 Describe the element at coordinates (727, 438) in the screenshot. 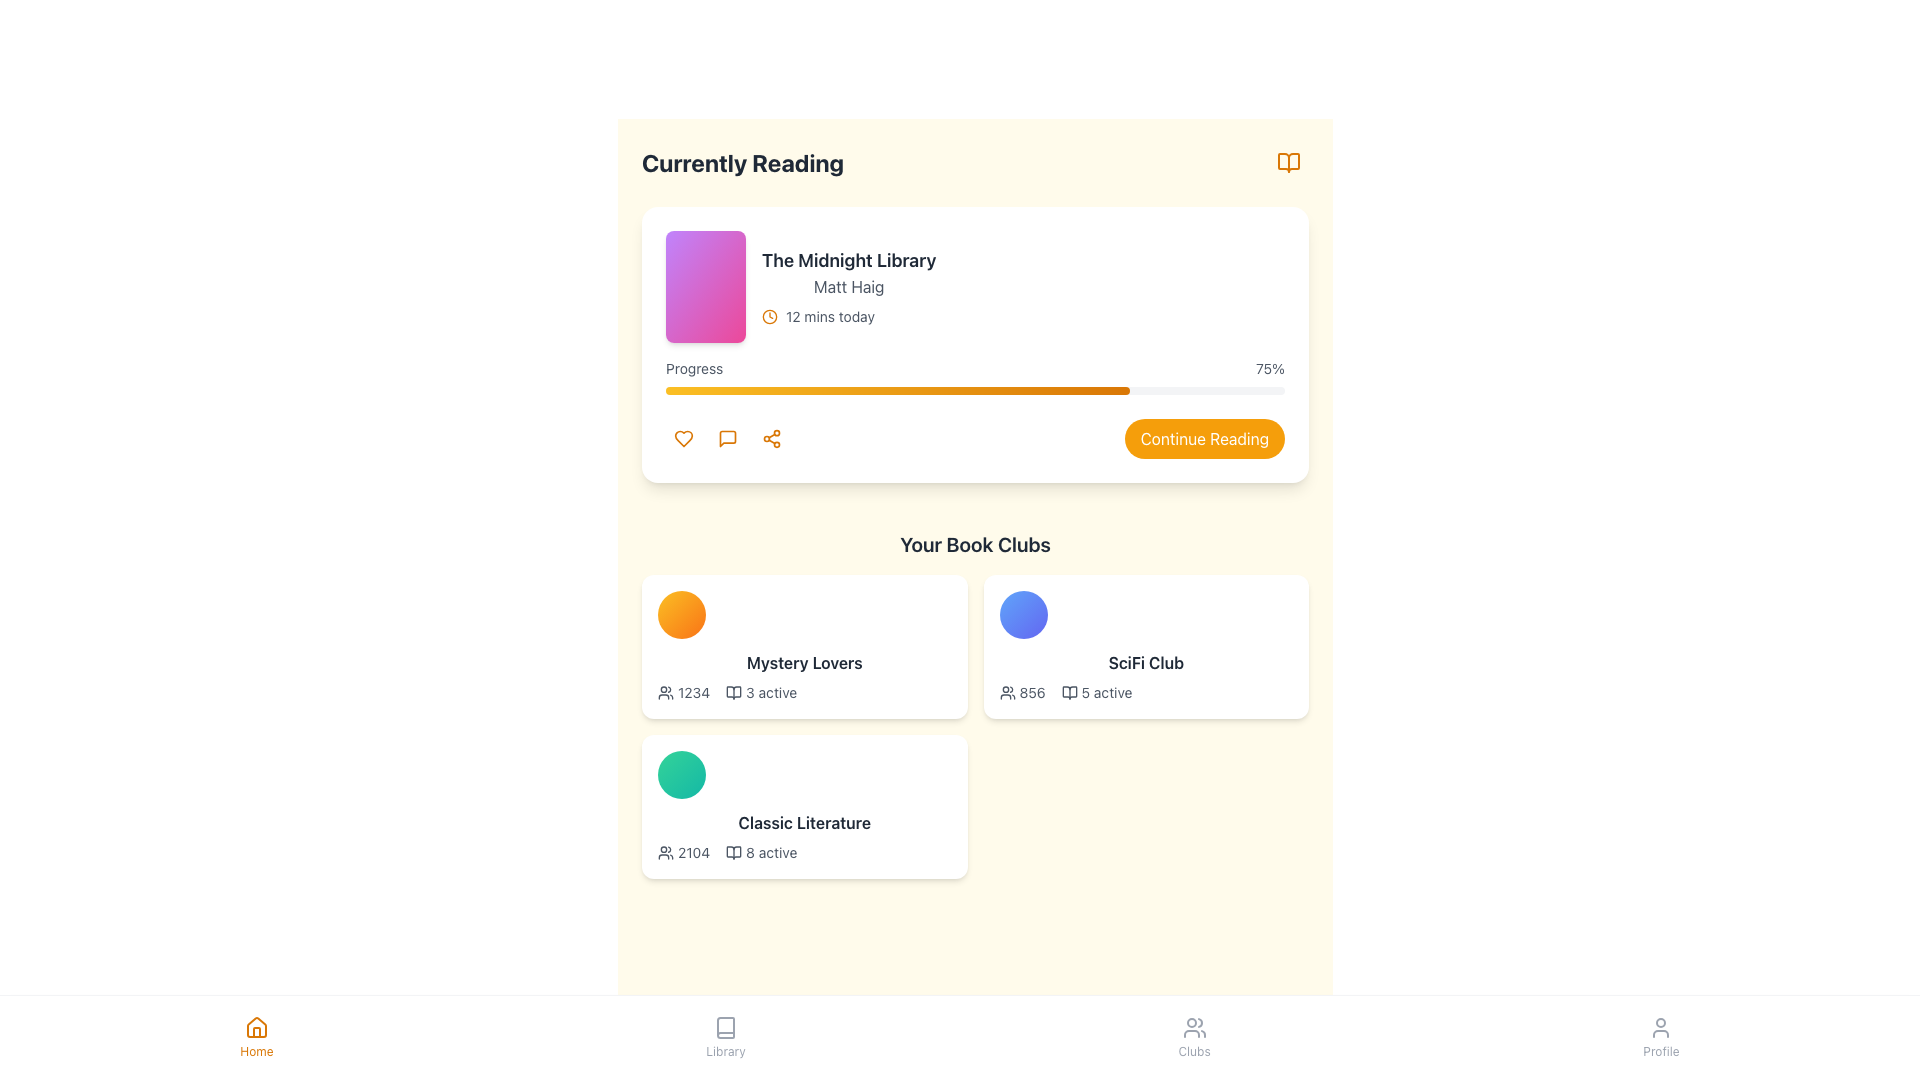

I see `the second button in the row of three interactive buttons under the book progress bar in the 'Currently Reading' section to activate the visual feedback effect` at that location.